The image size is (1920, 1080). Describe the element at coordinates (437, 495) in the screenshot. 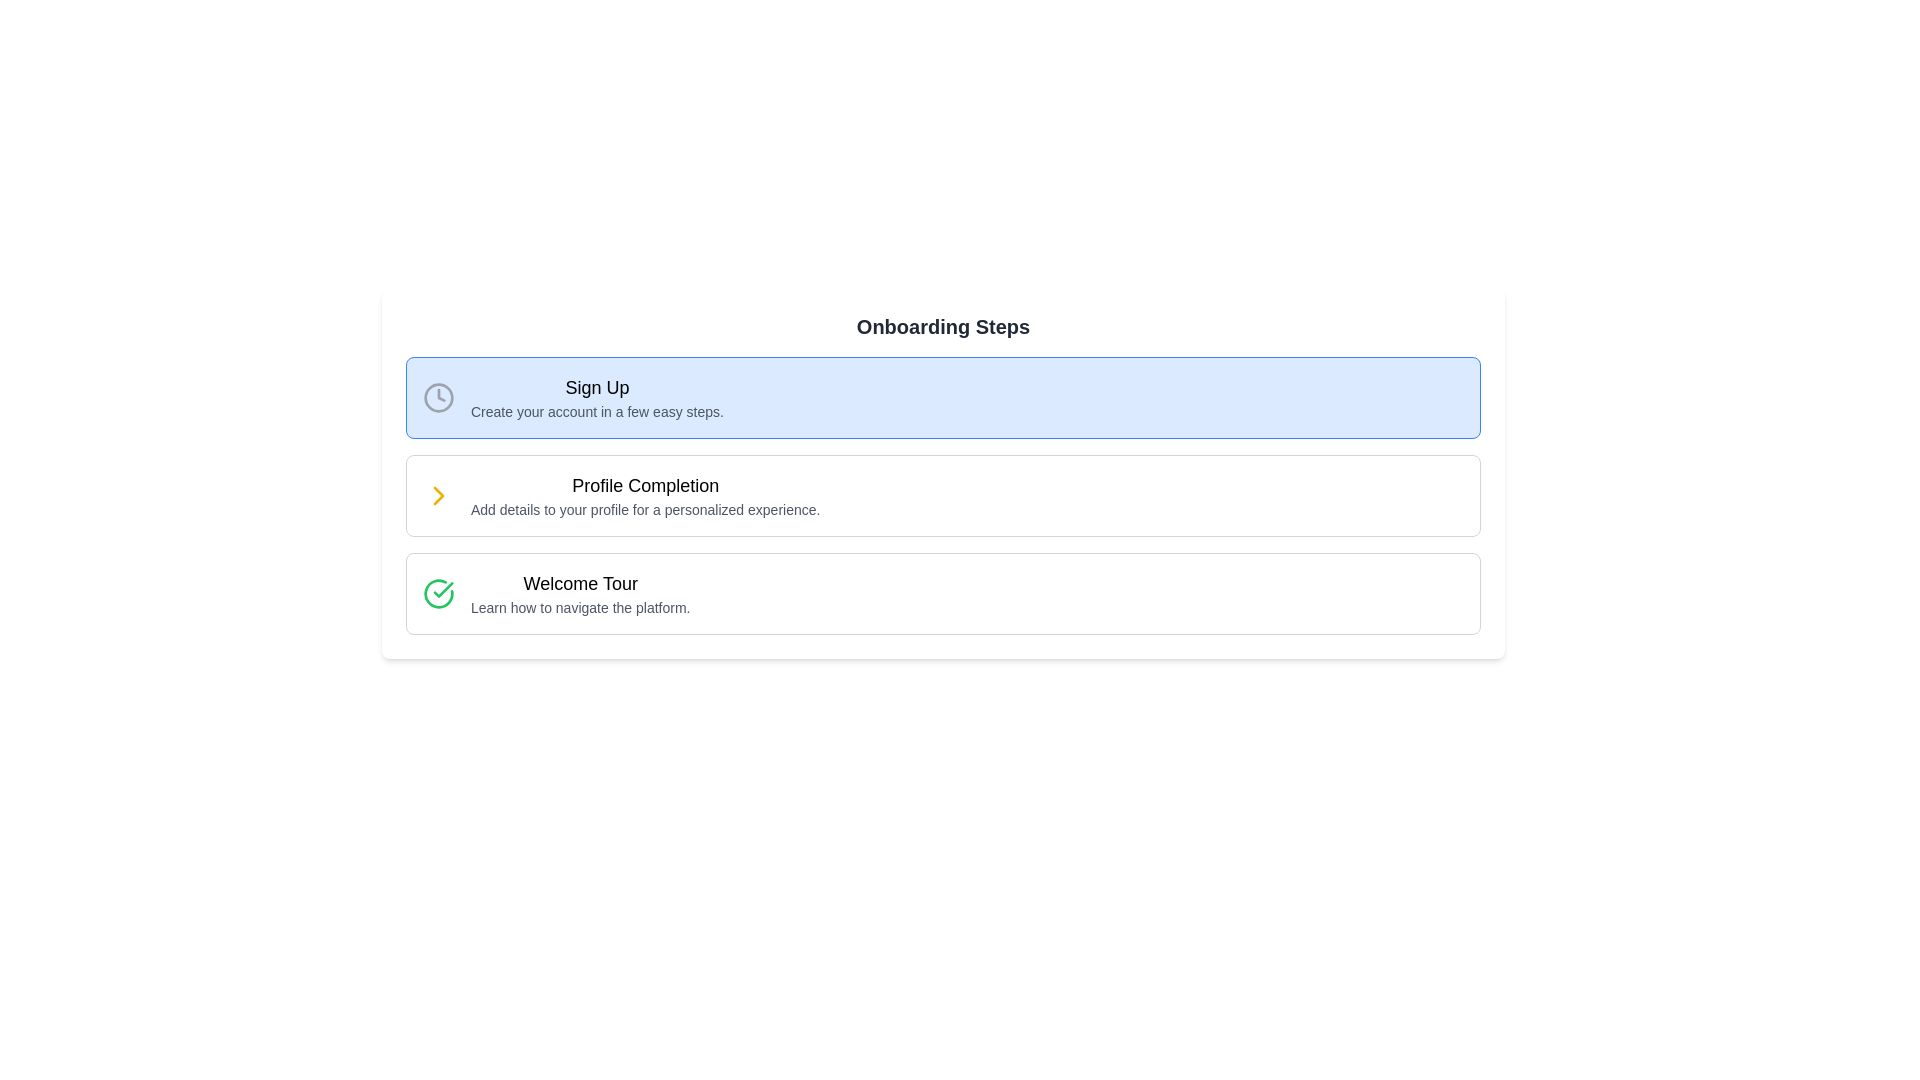

I see `the icon located to the left of the 'Profile Completion' label` at that location.